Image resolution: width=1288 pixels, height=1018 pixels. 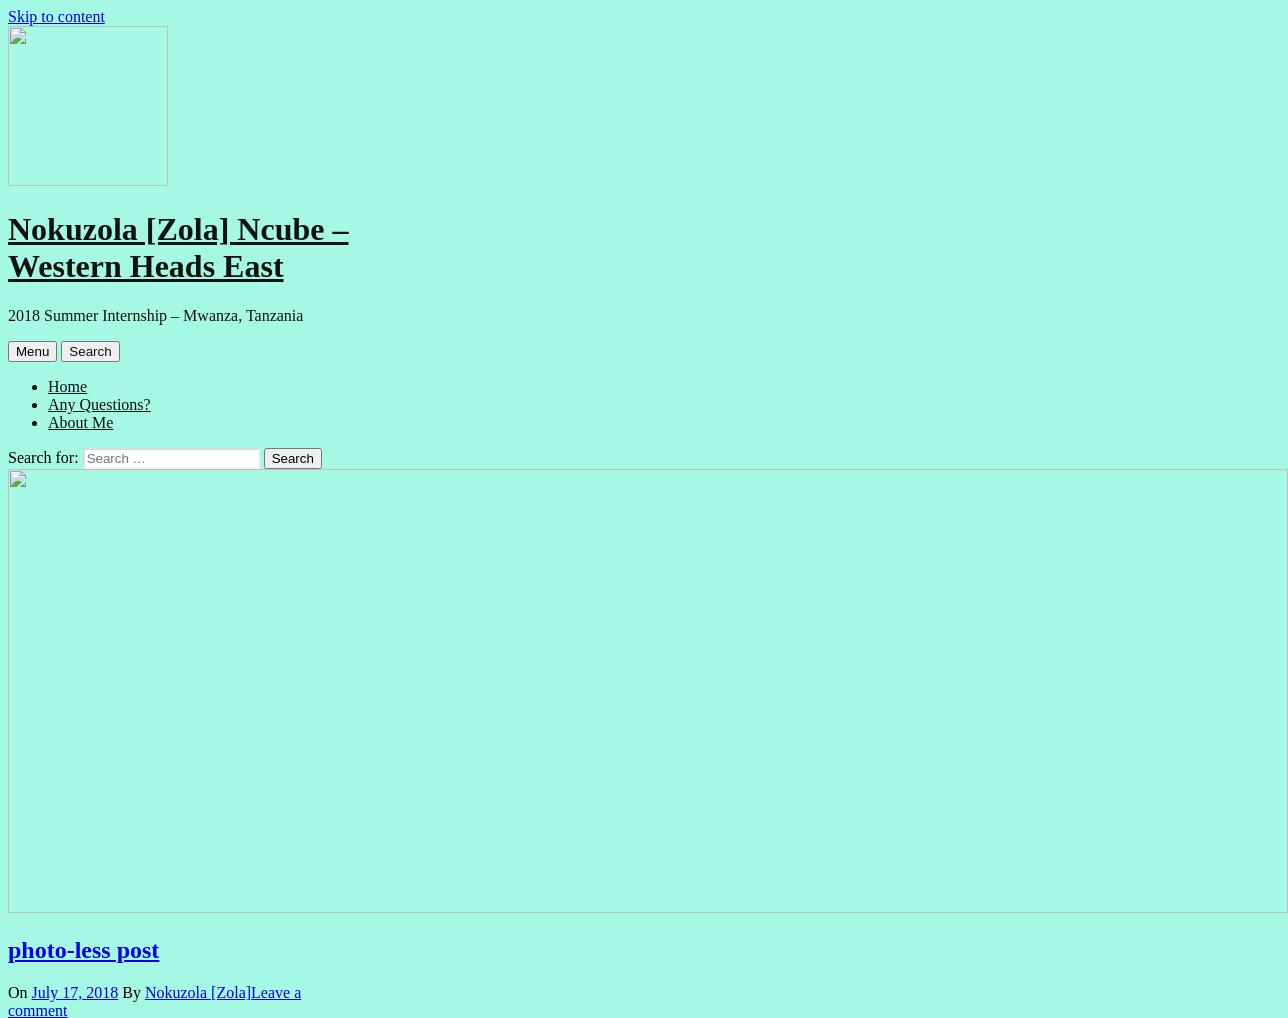 What do you see at coordinates (99, 403) in the screenshot?
I see `'Any Questions?'` at bounding box center [99, 403].